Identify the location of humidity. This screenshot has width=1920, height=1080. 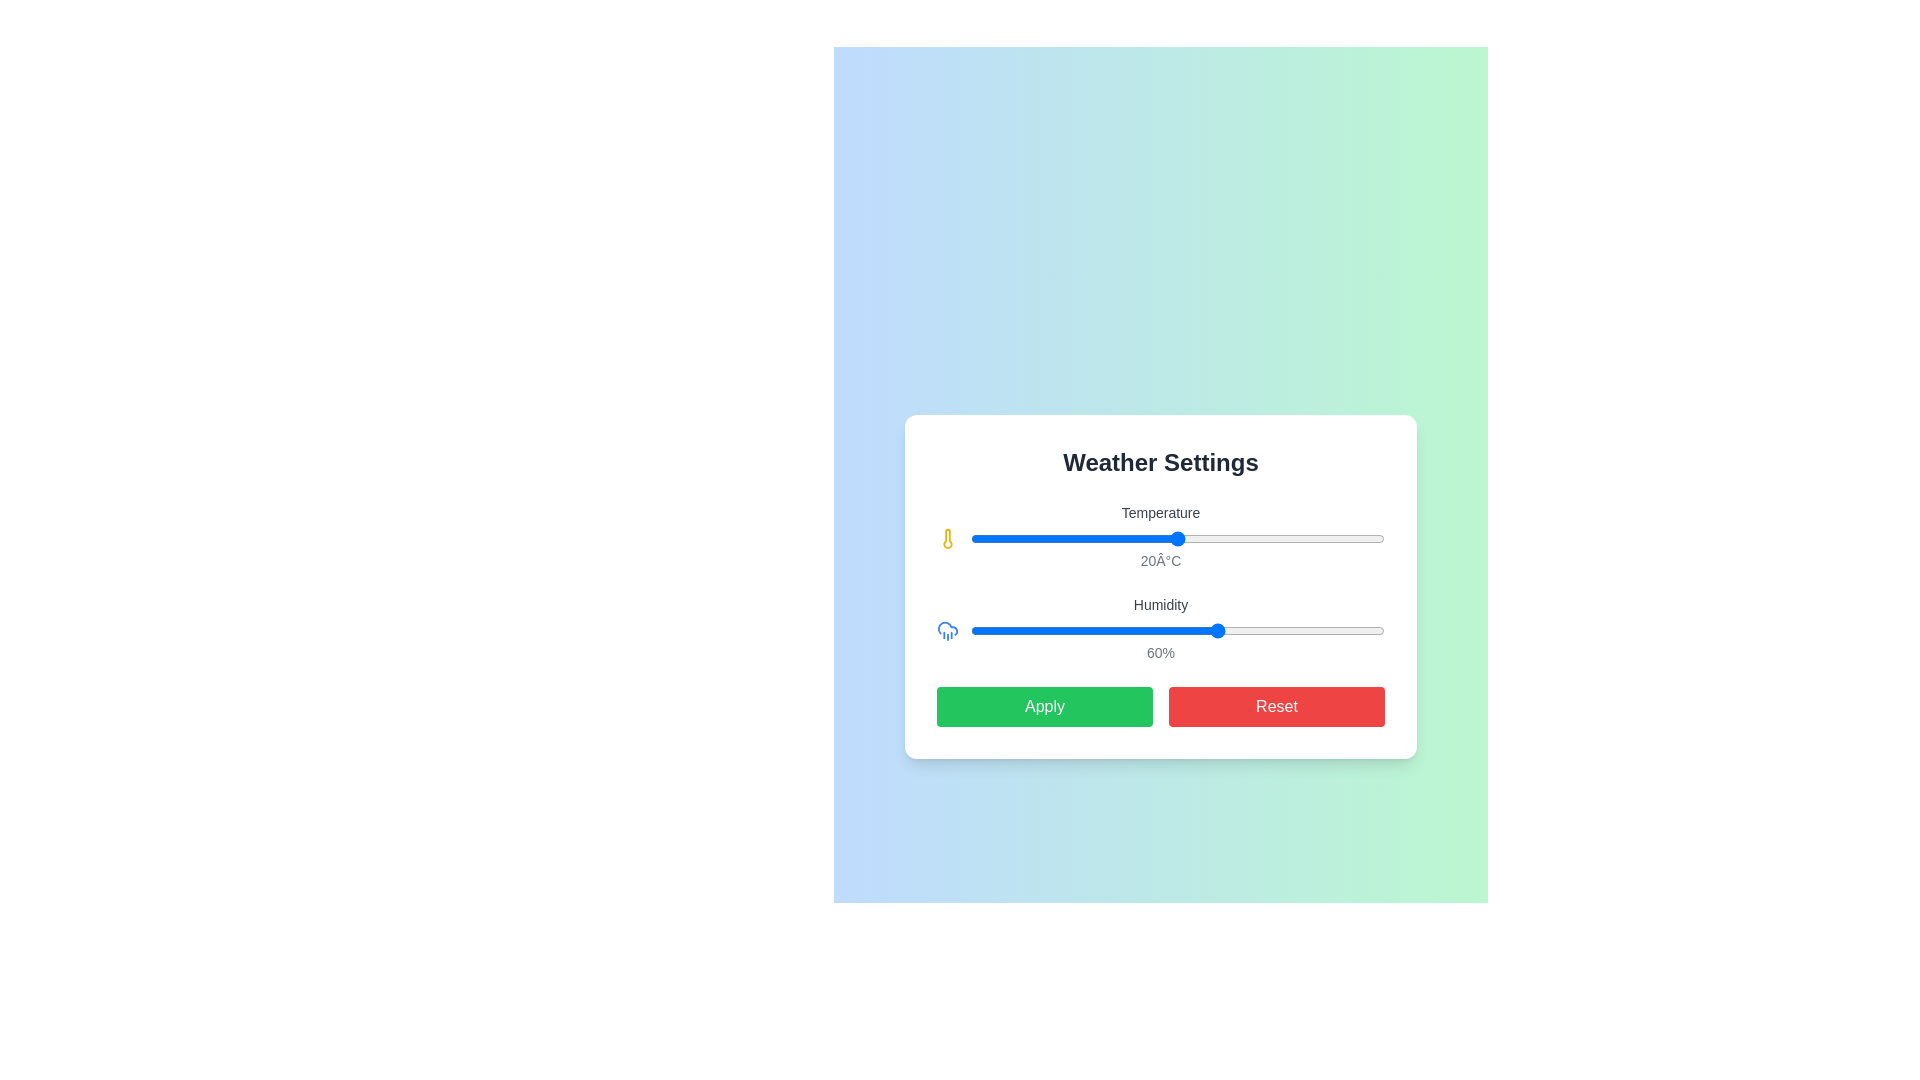
(1351, 631).